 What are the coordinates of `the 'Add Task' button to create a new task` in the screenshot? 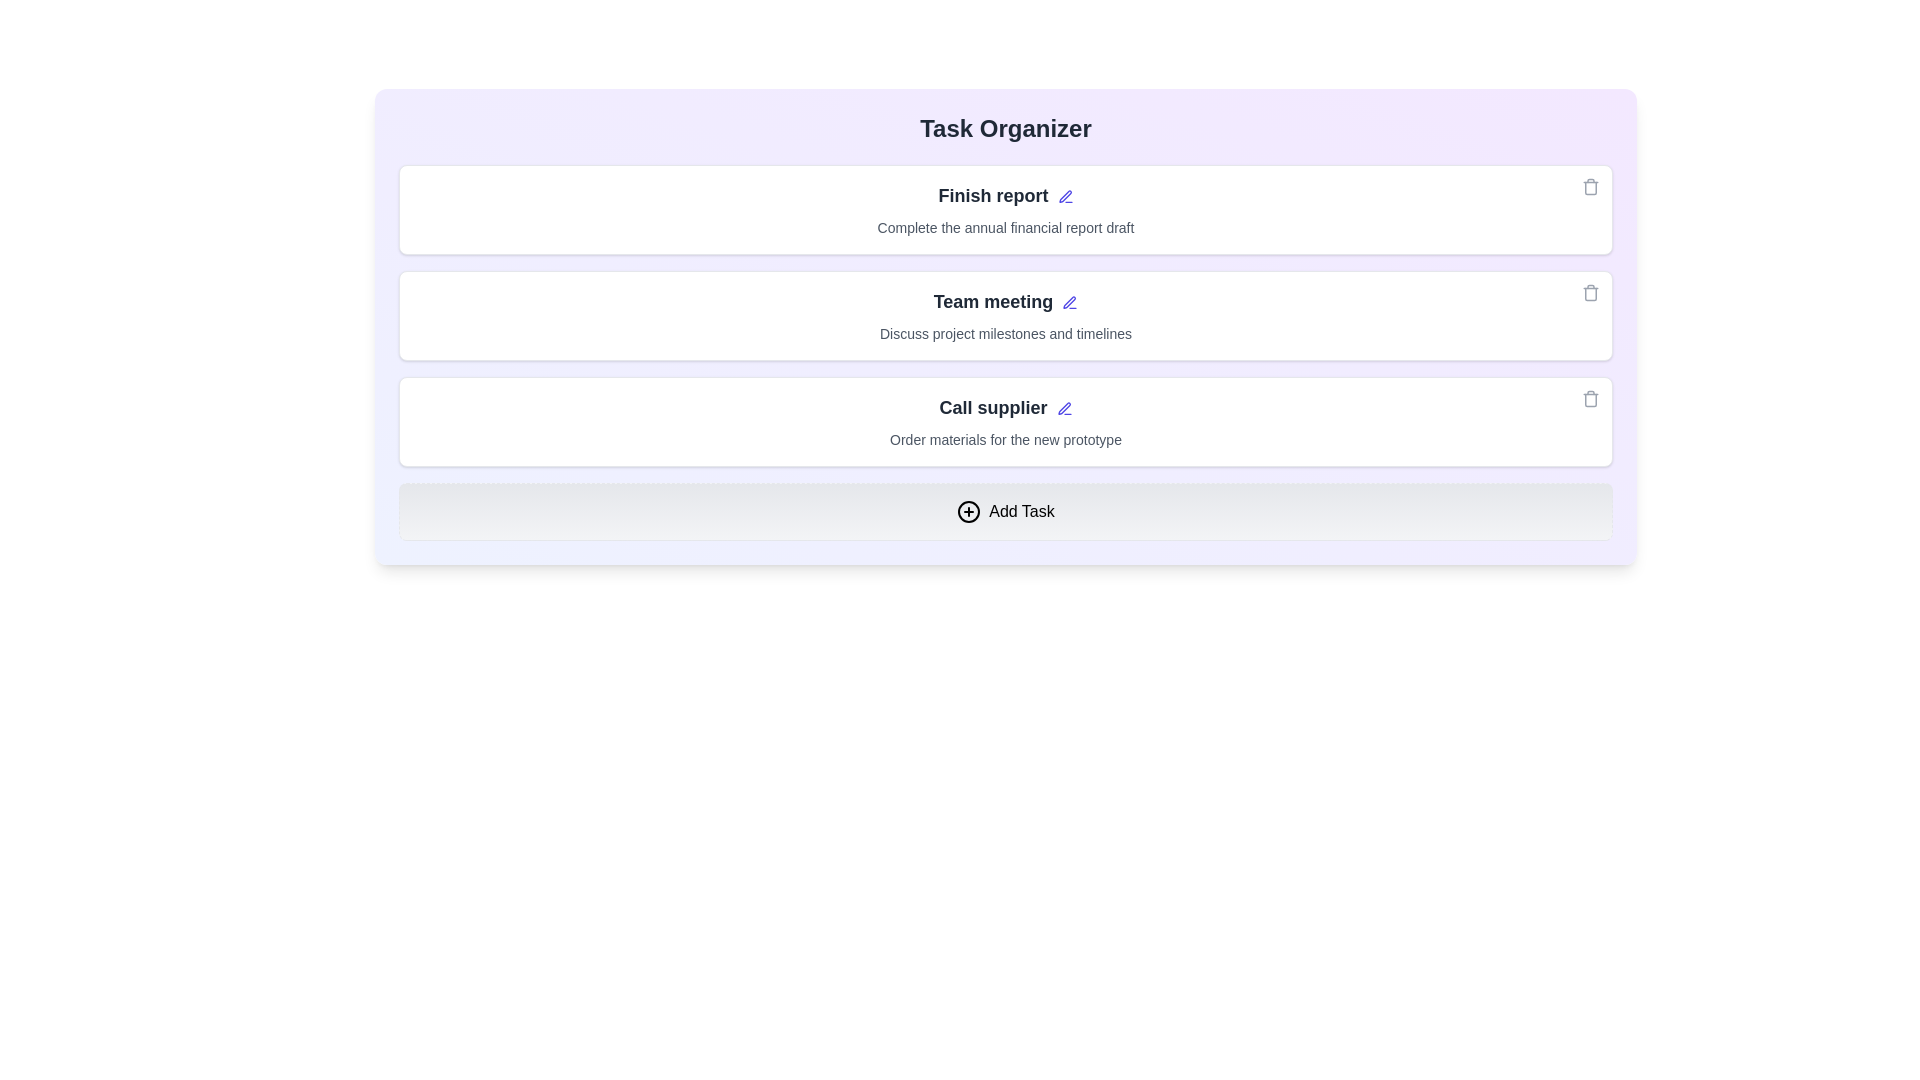 It's located at (1006, 511).